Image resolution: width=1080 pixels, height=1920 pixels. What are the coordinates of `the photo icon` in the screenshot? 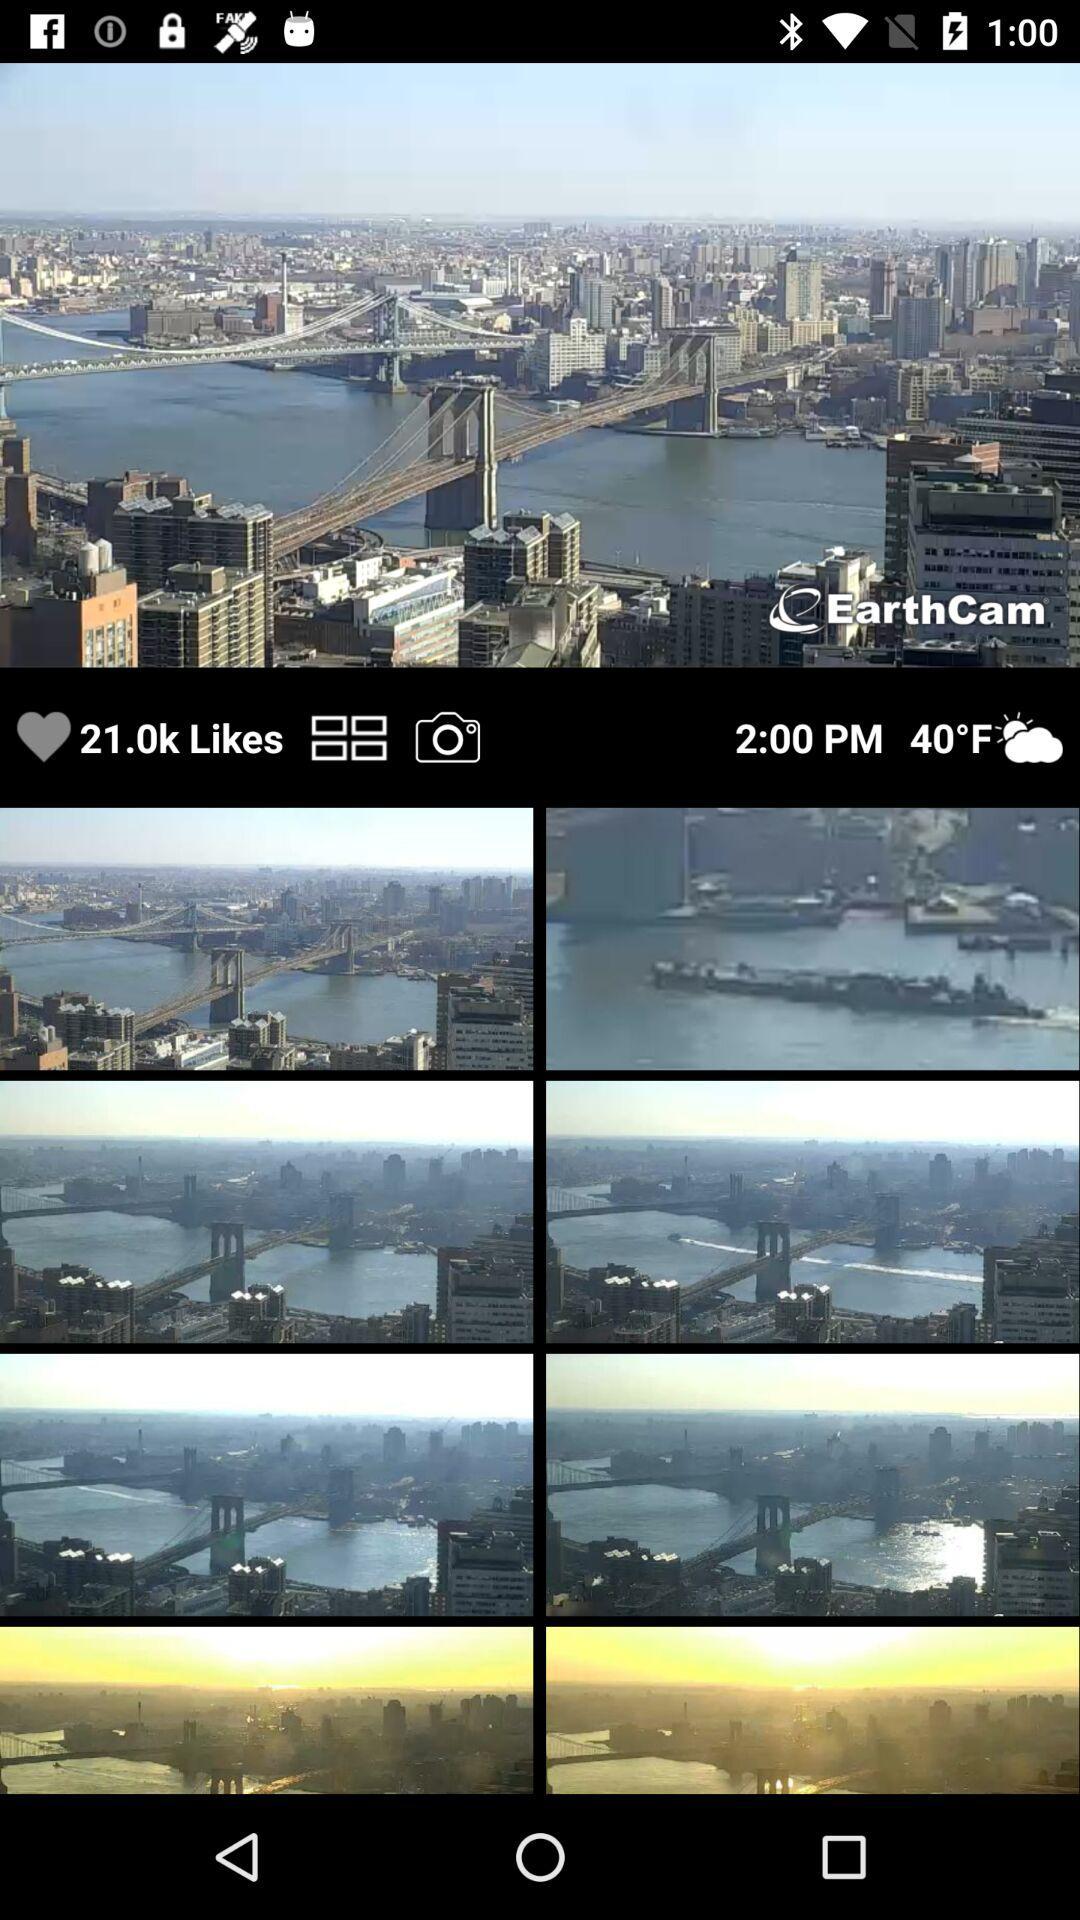 It's located at (446, 736).